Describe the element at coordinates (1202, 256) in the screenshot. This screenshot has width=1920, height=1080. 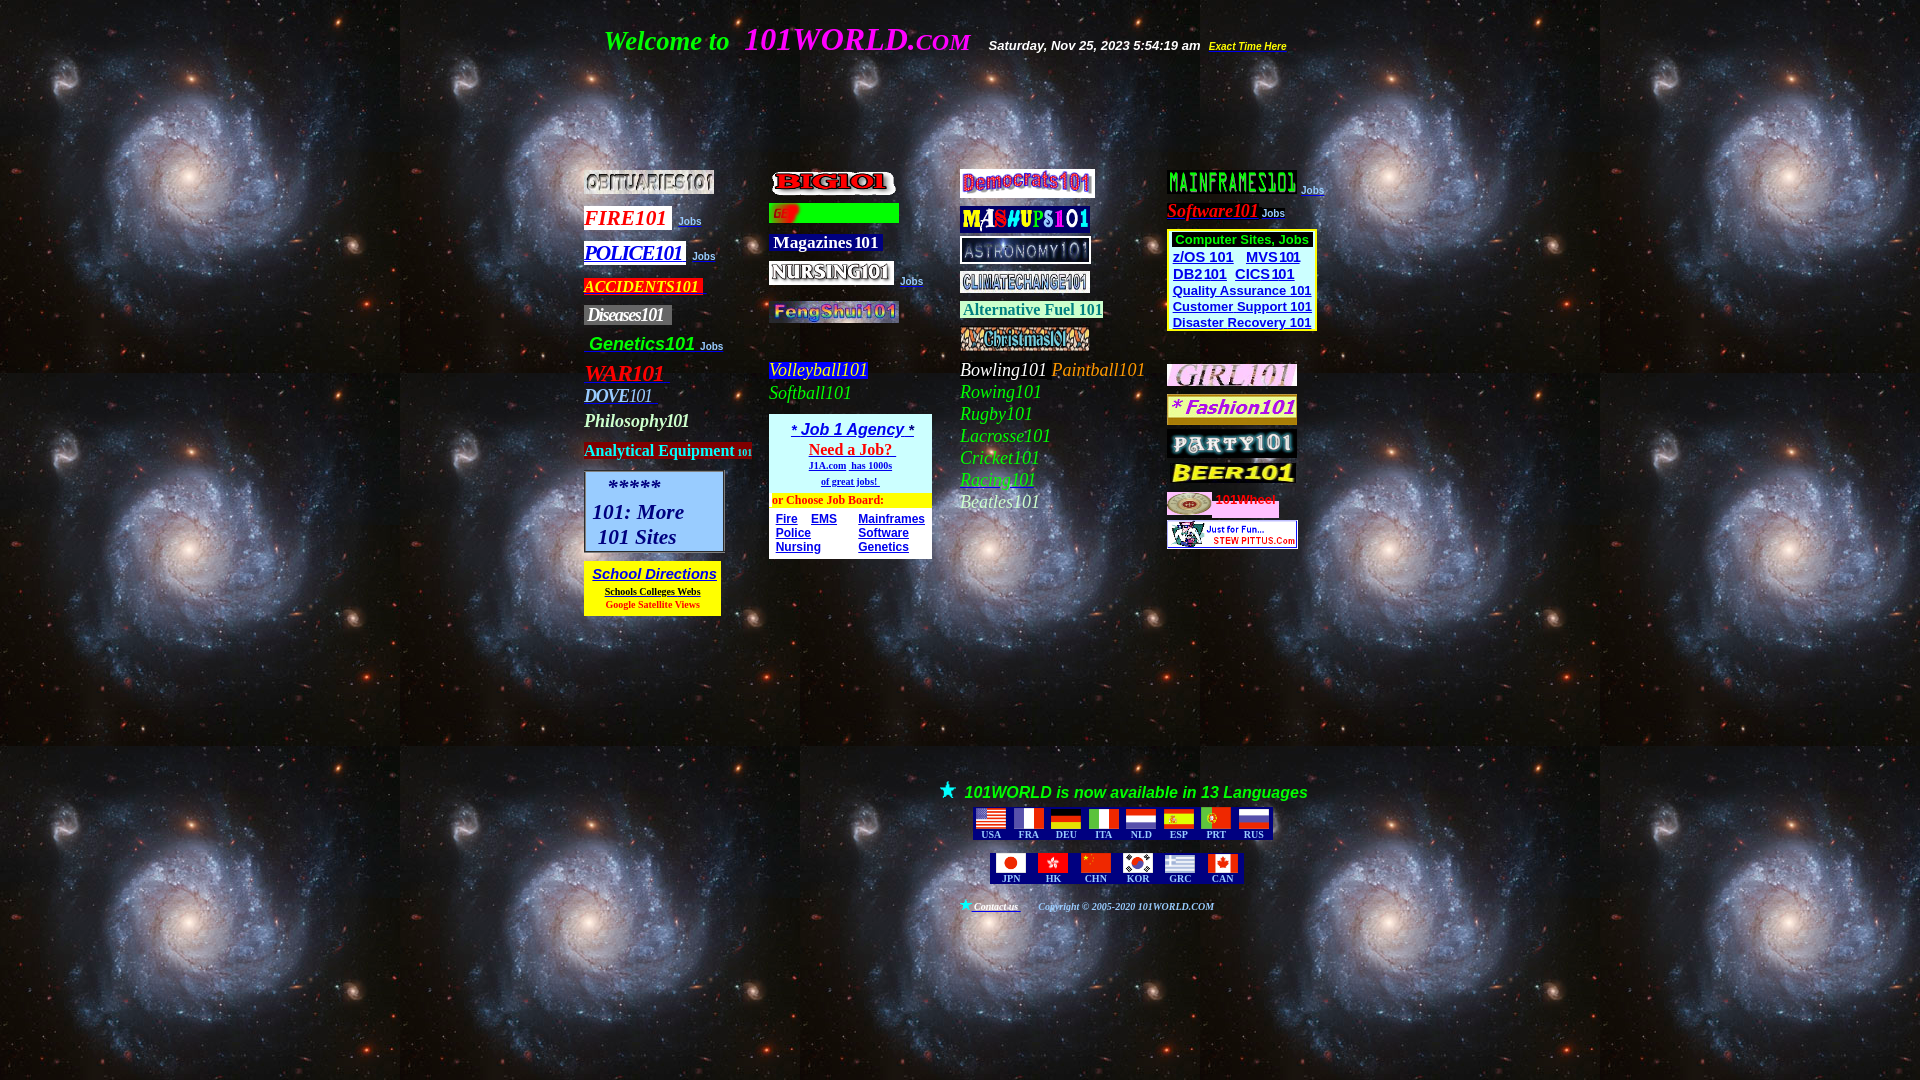
I see `'z/OS 101'` at that location.